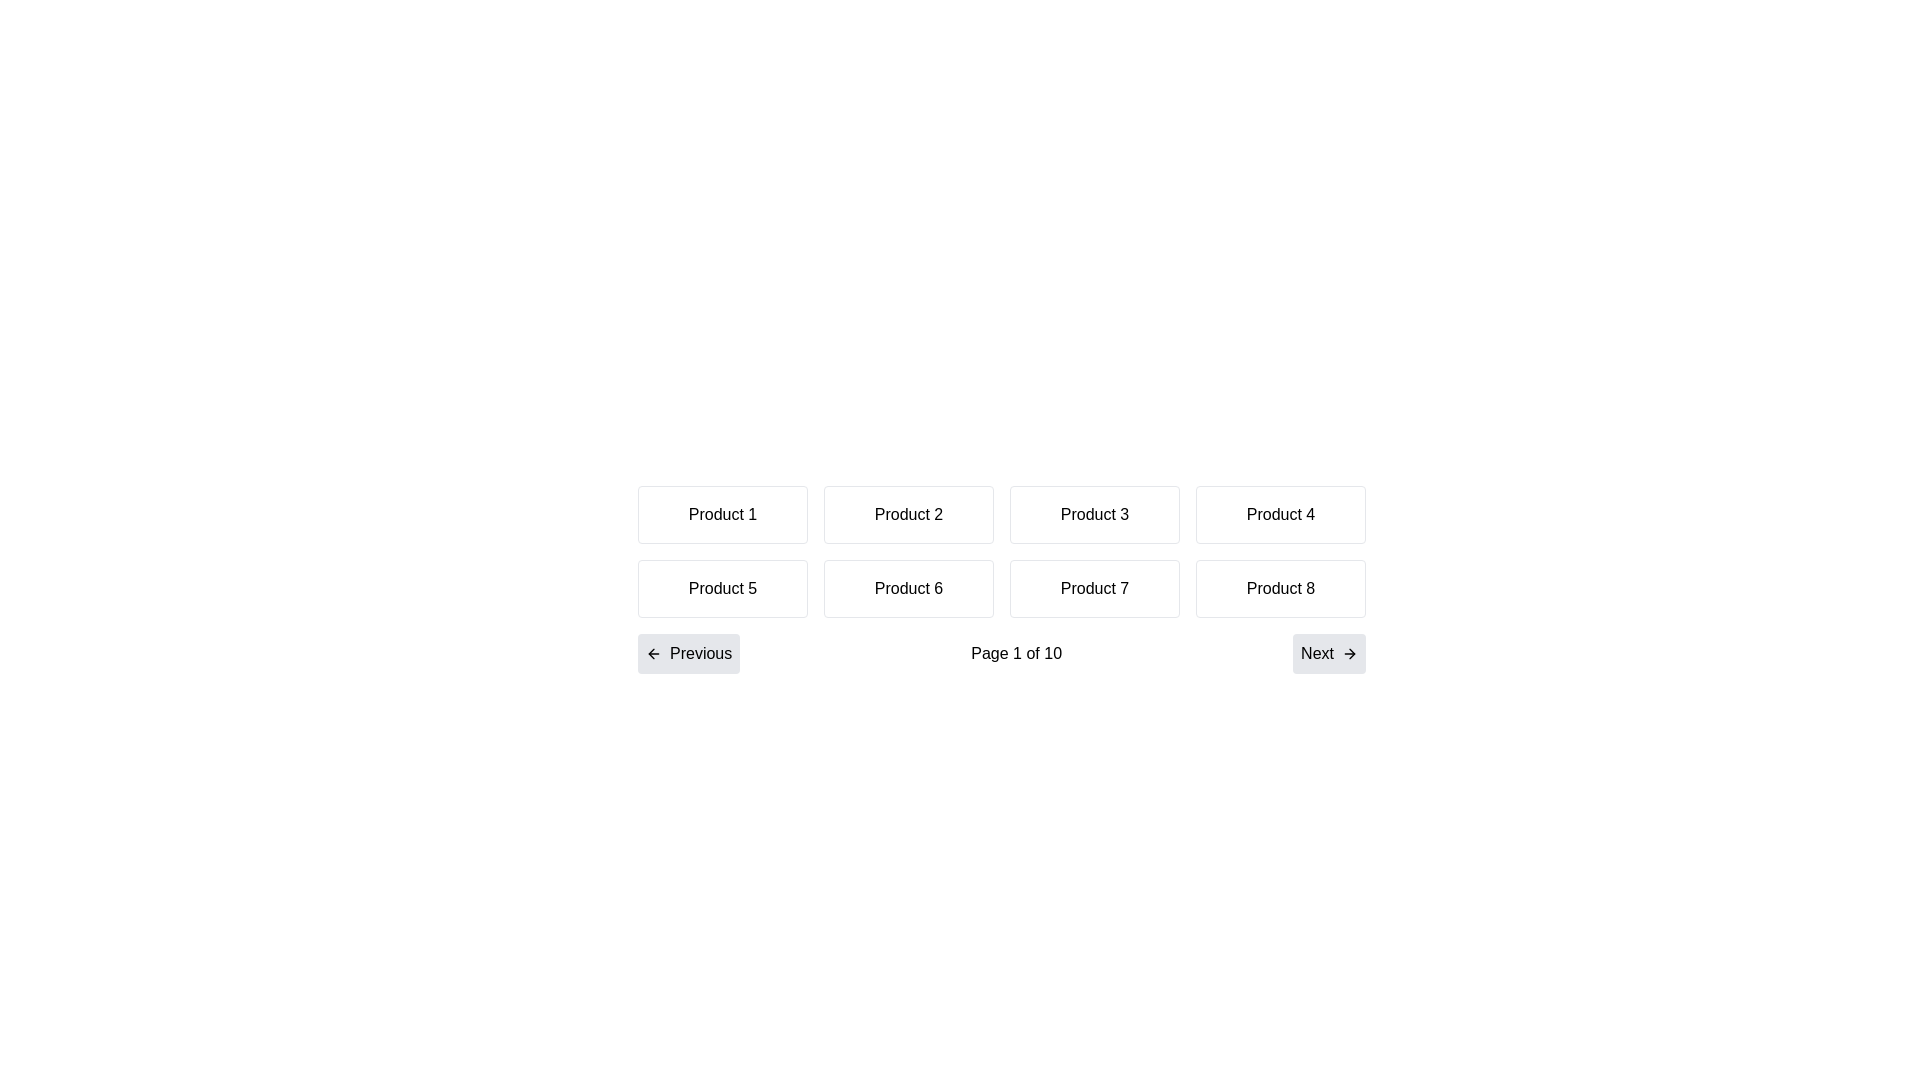 Image resolution: width=1920 pixels, height=1080 pixels. Describe the element at coordinates (1002, 579) in the screenshot. I see `the button representing the sixth product in the list` at that location.